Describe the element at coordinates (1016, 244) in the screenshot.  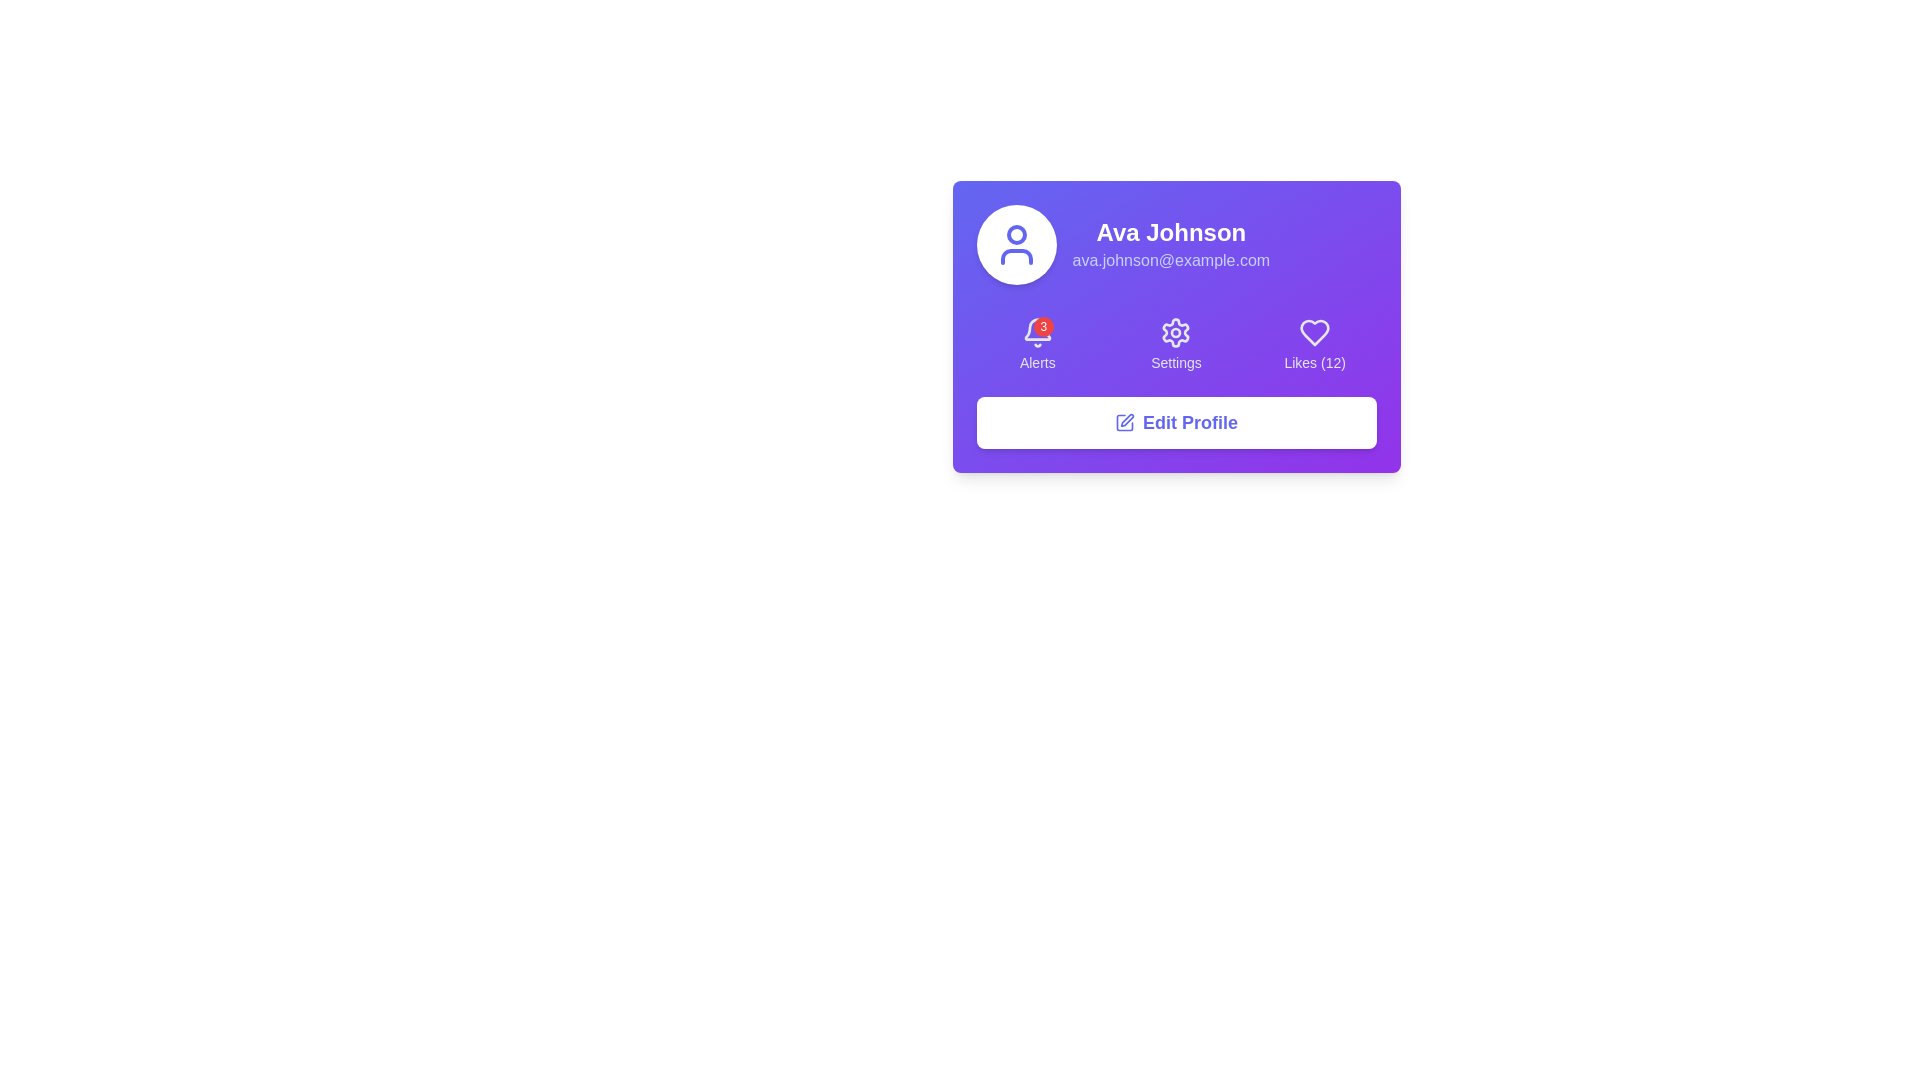
I see `the profile picture placeholder icon located in the top-left portion of the card layout, which indicates the user's identity` at that location.